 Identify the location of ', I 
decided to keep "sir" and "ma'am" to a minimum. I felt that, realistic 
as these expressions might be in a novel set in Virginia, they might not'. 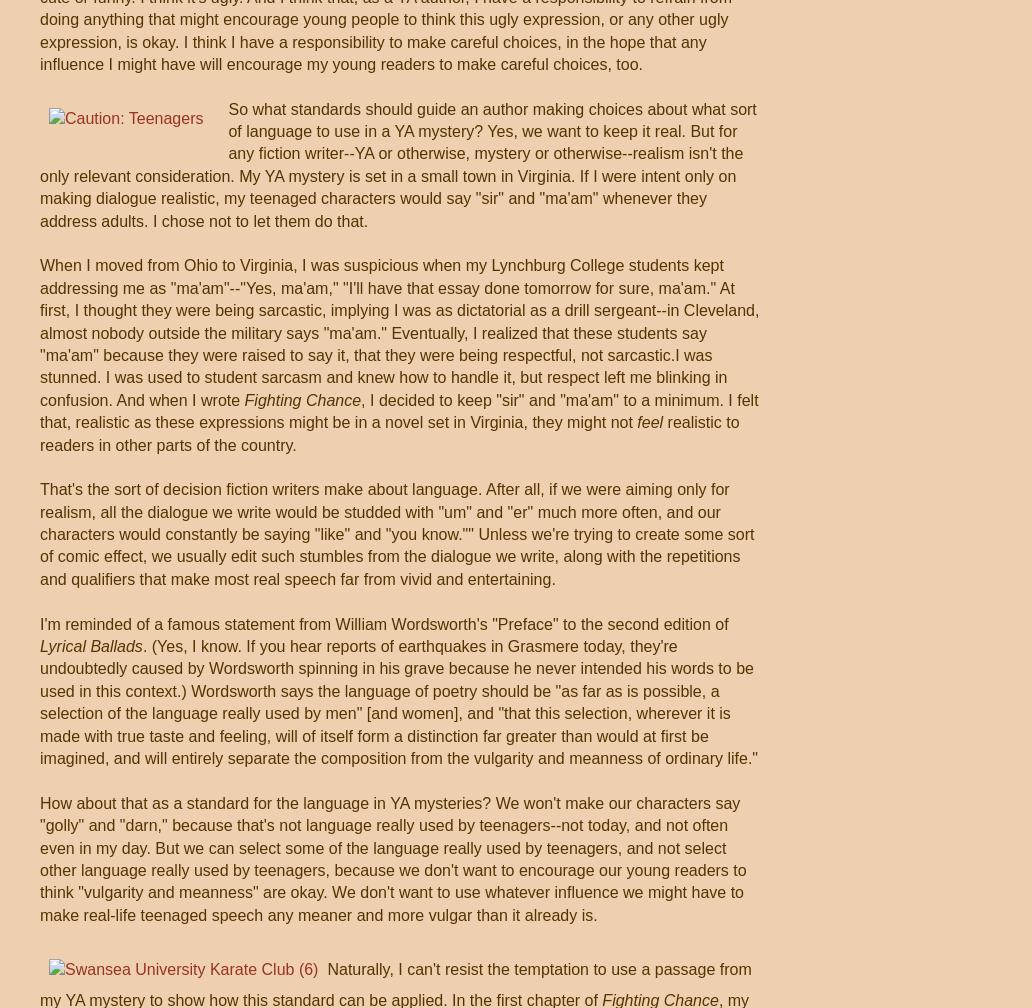
(397, 410).